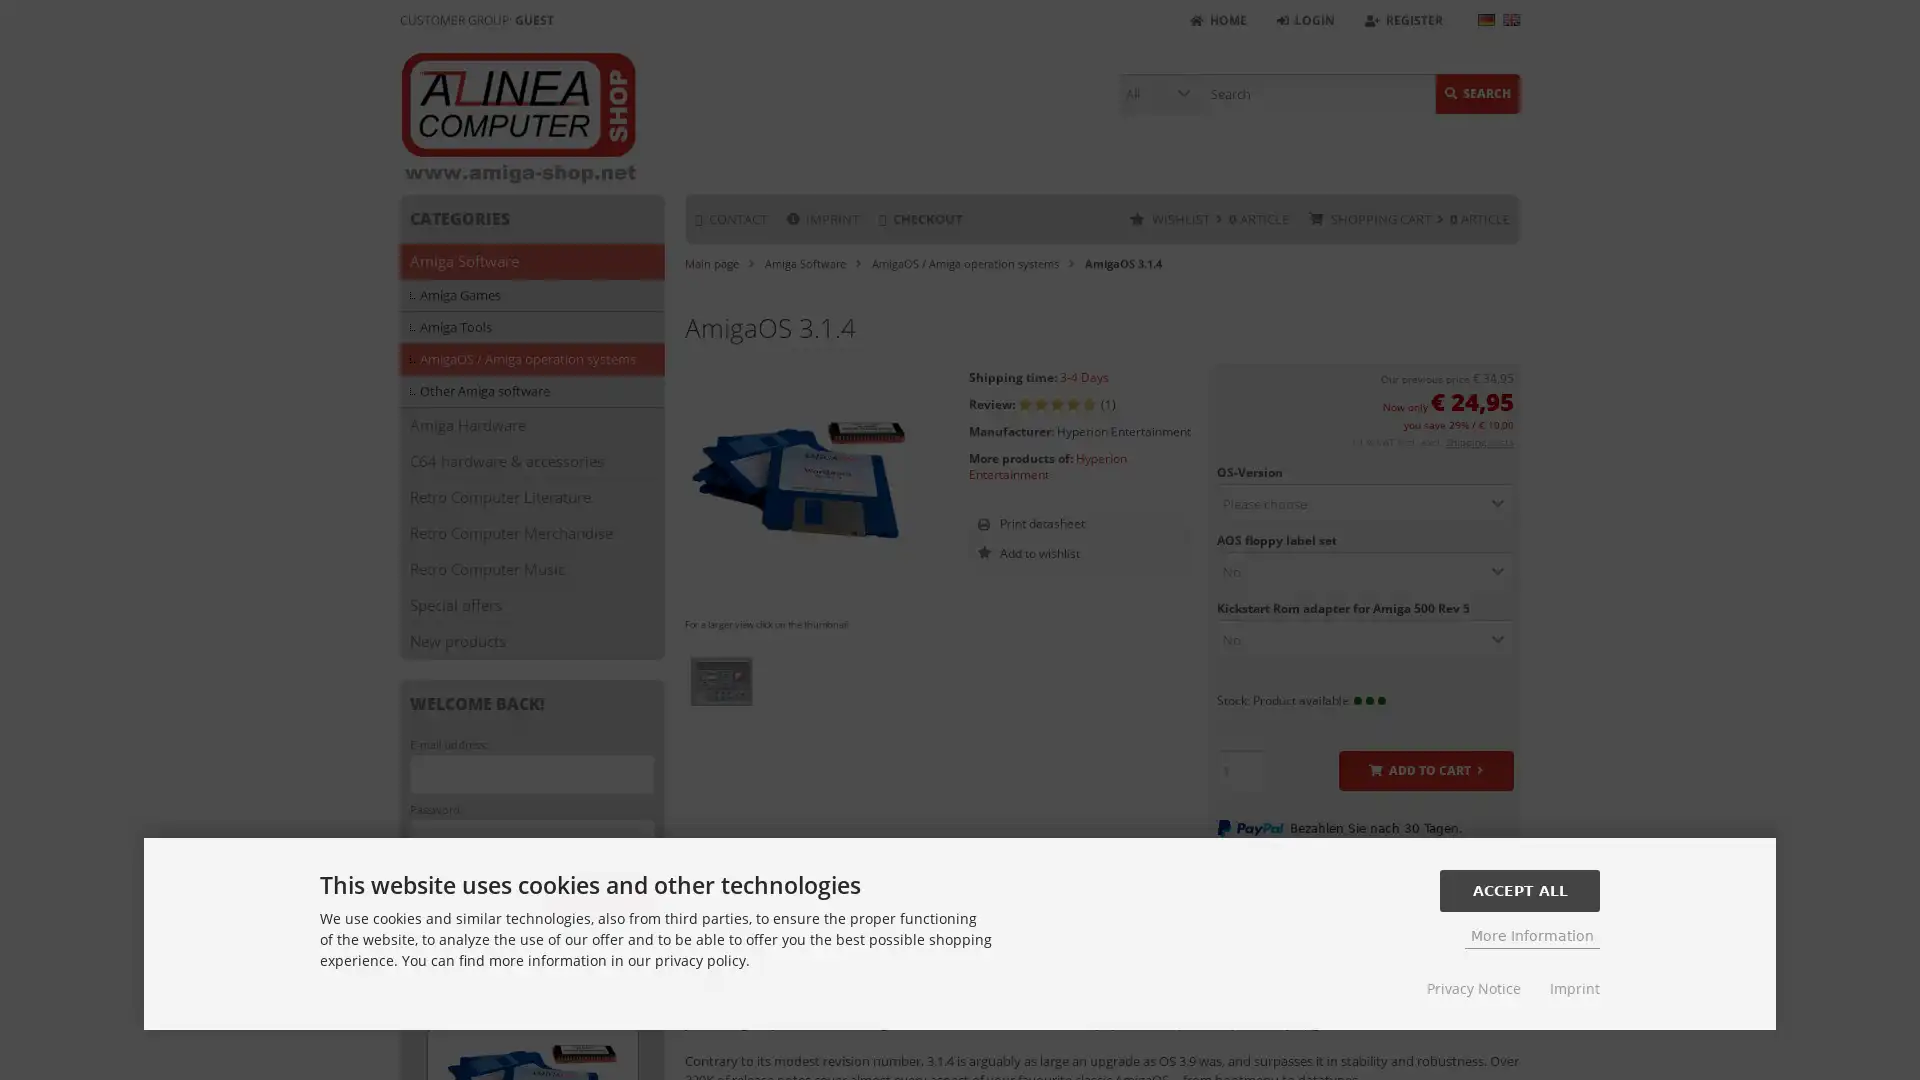 The height and width of the screenshot is (1080, 1920). I want to click on Please choose Please choose, so click(1363, 503).